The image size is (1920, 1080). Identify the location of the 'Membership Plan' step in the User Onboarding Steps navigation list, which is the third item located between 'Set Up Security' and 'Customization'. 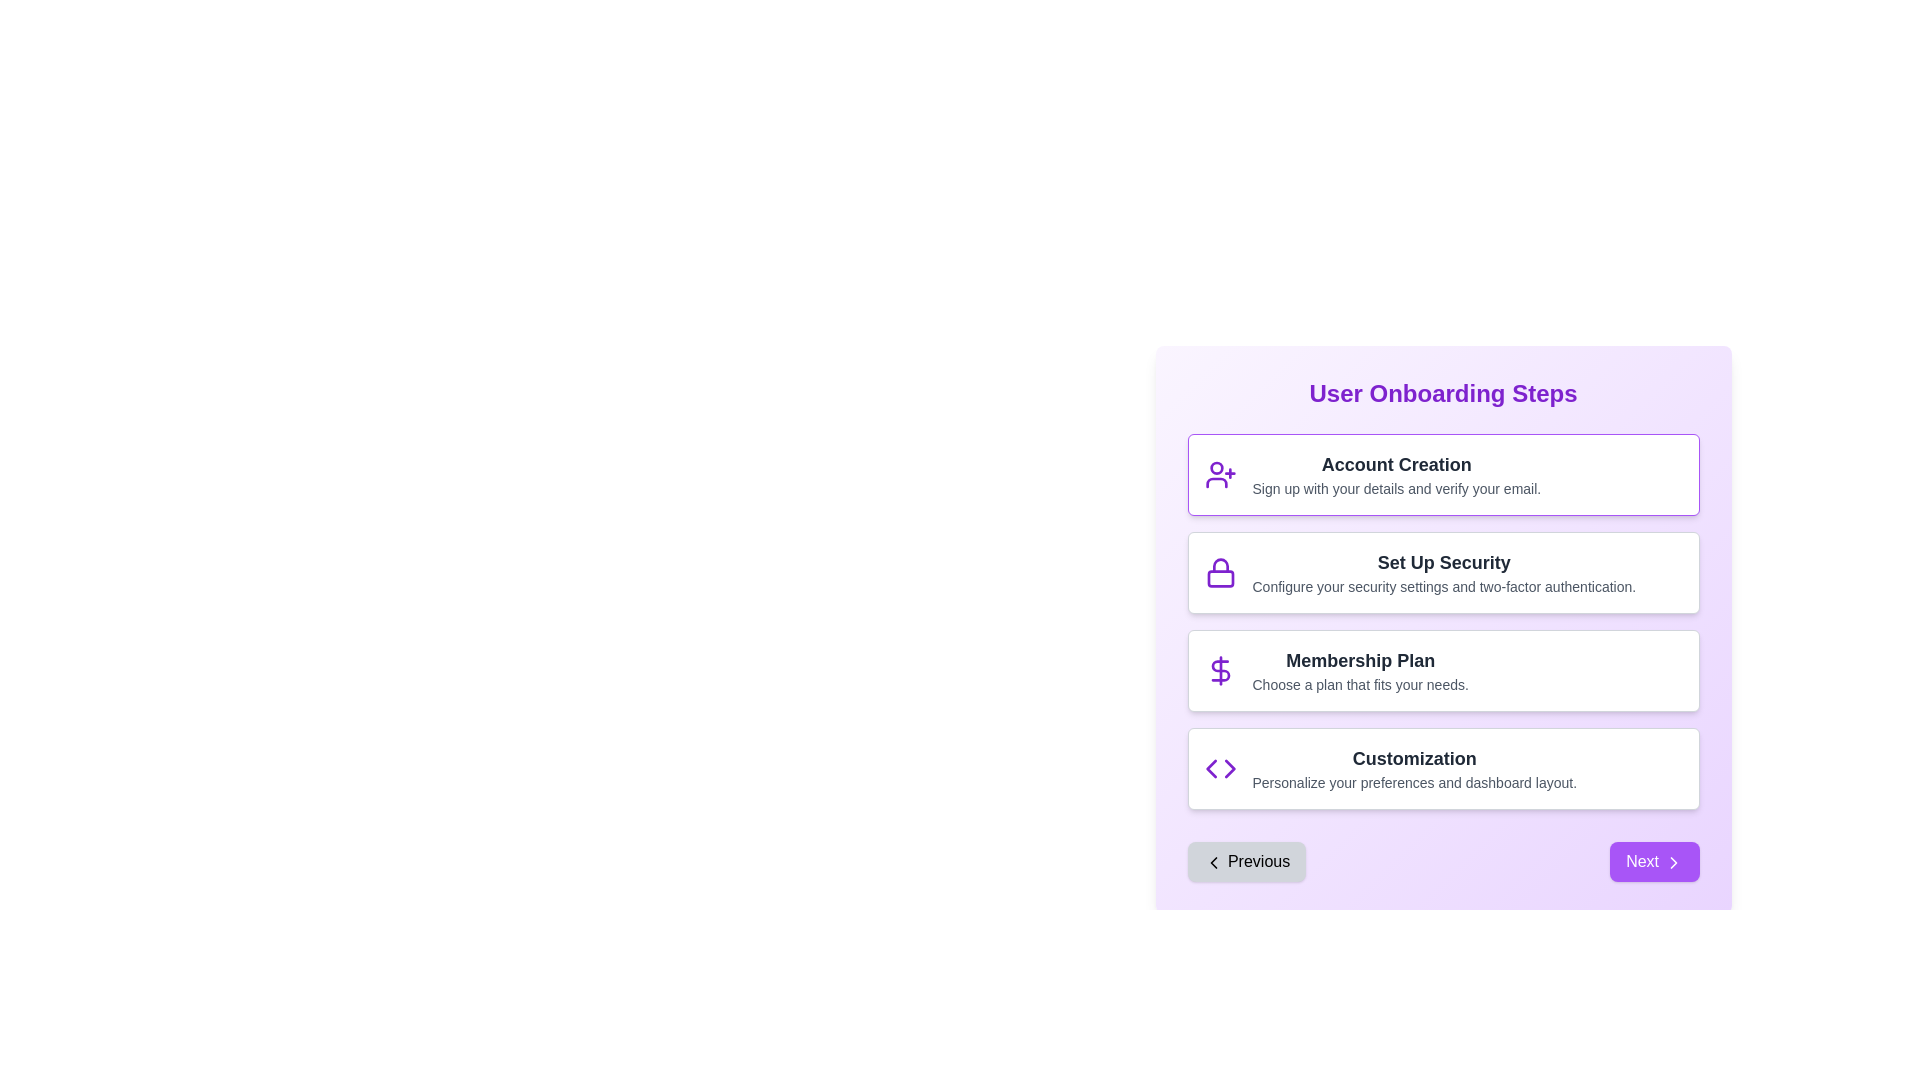
(1443, 671).